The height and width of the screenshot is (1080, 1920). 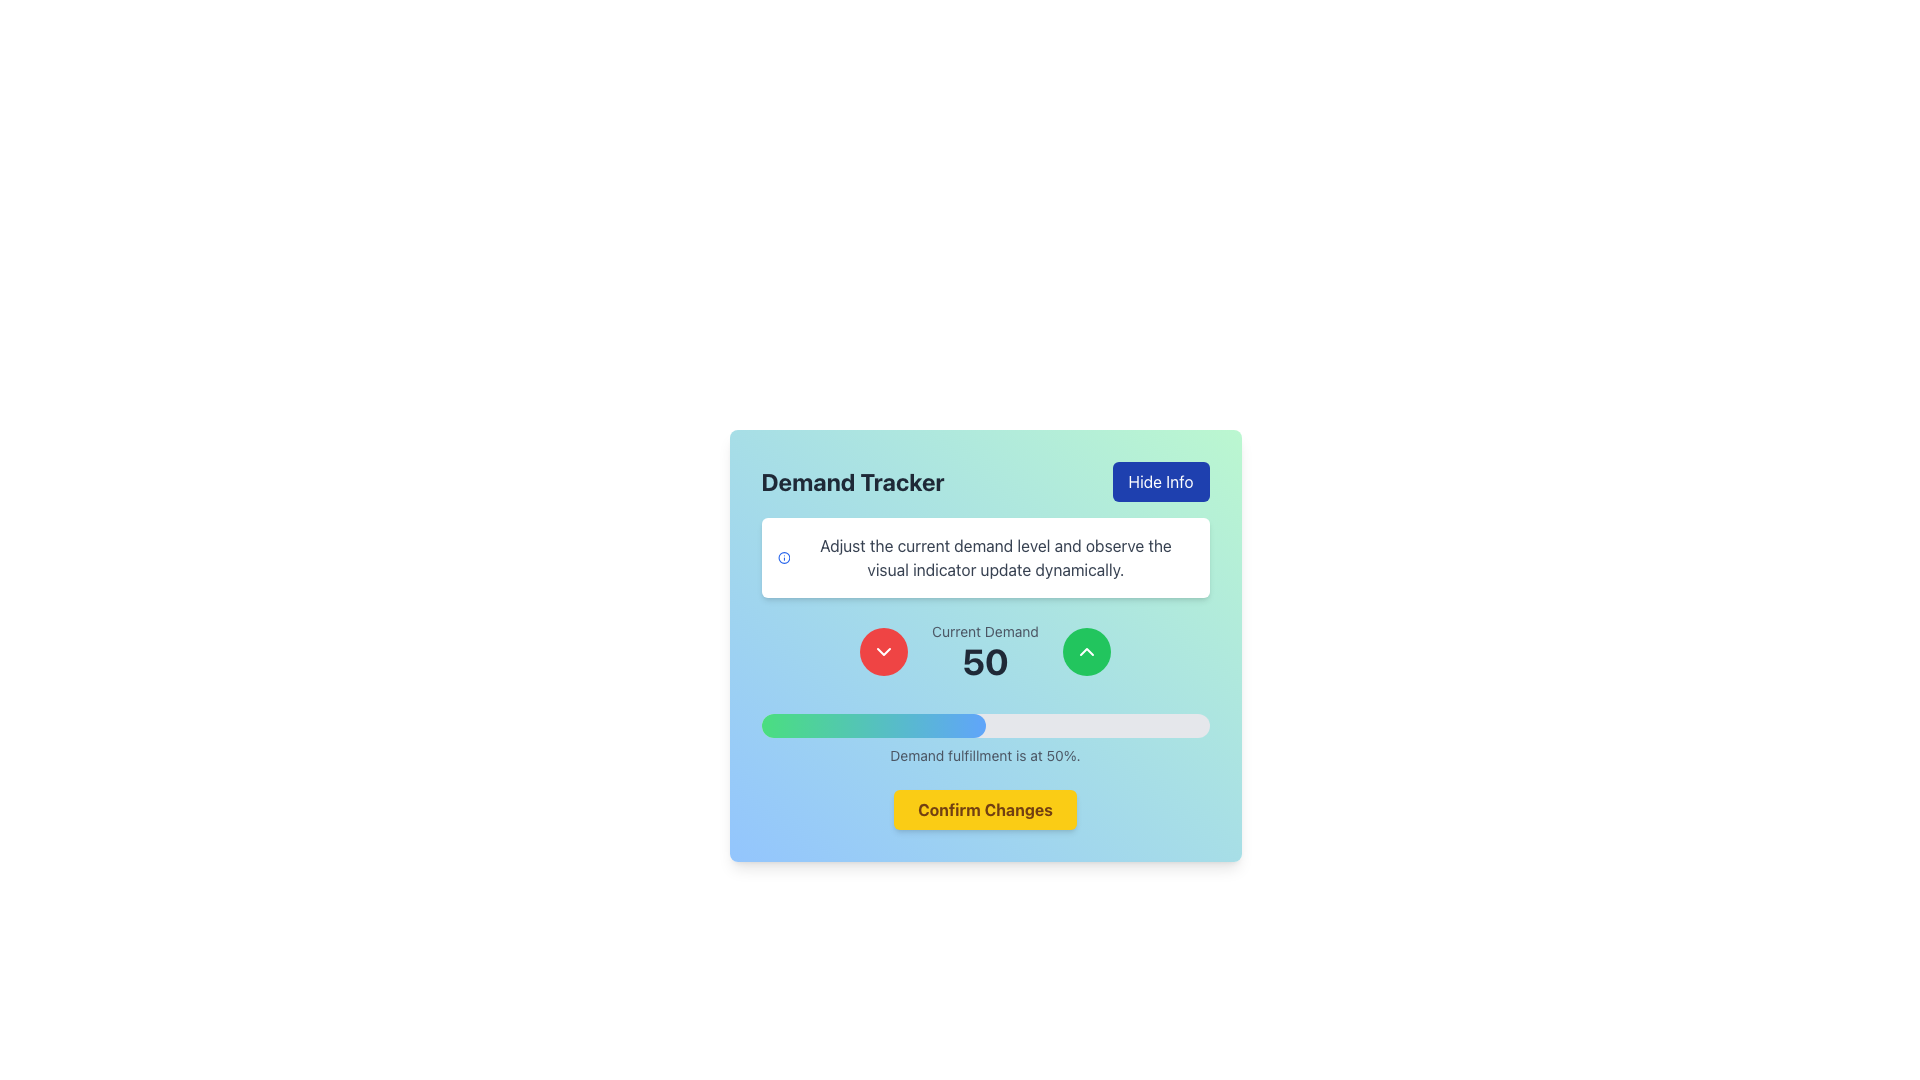 I want to click on the Static Text displaying 'Demand fulfillment is at 50%', which is styled with a gray font and positioned centrally below a progress bar, so click(x=985, y=756).